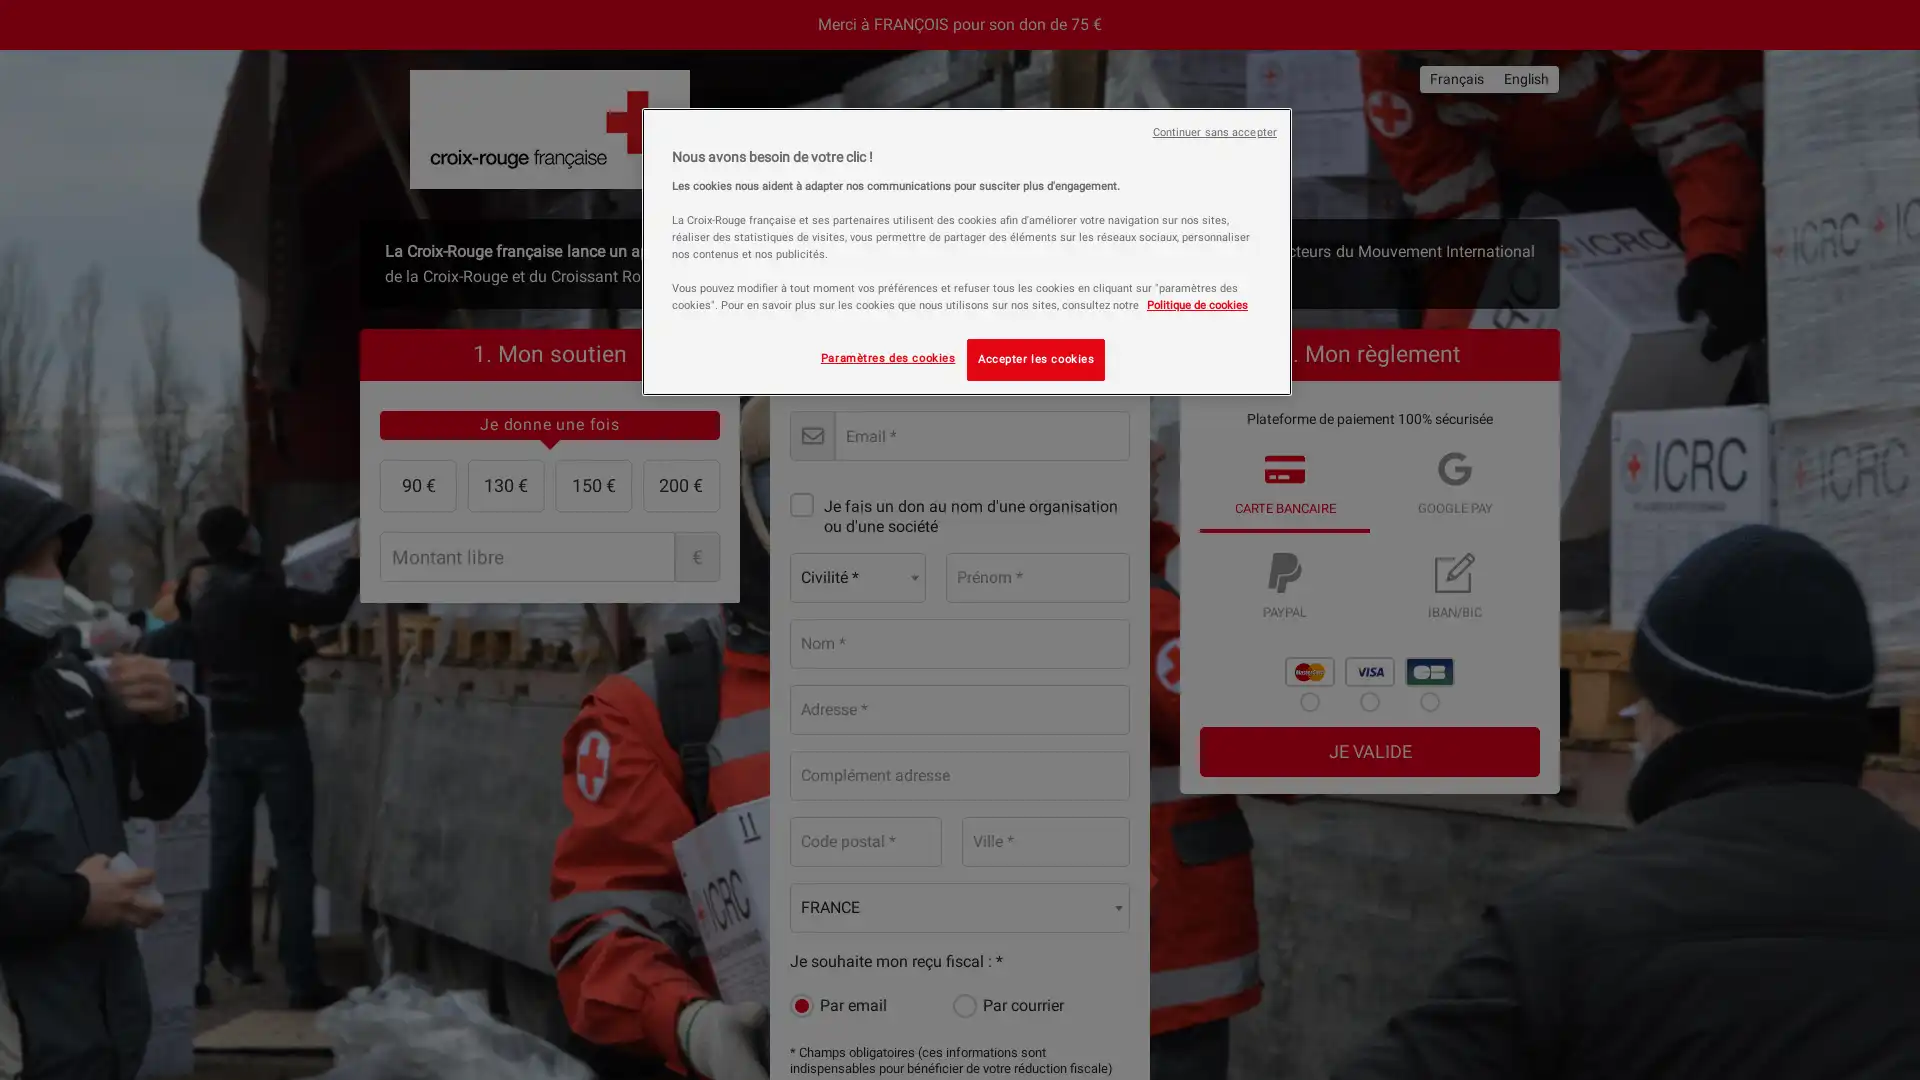  Describe the element at coordinates (886, 357) in the screenshot. I see `Parametres des cookies` at that location.